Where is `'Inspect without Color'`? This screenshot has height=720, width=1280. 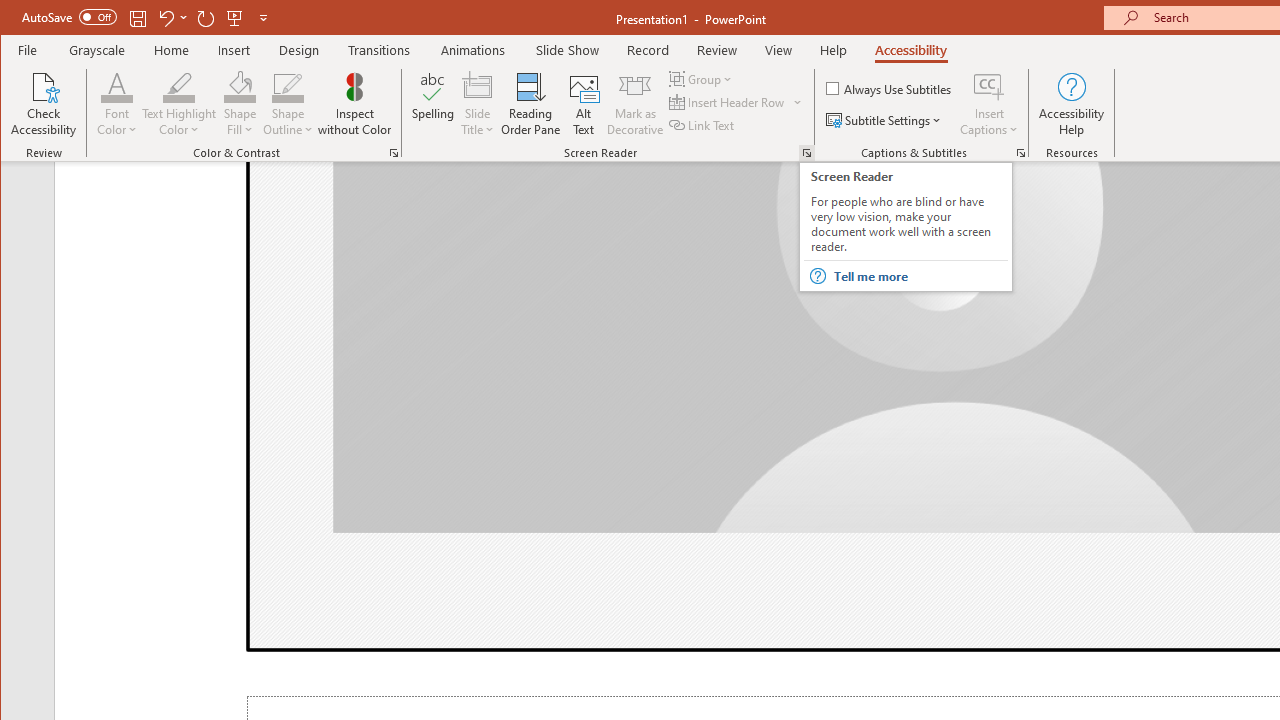 'Inspect without Color' is located at coordinates (355, 104).